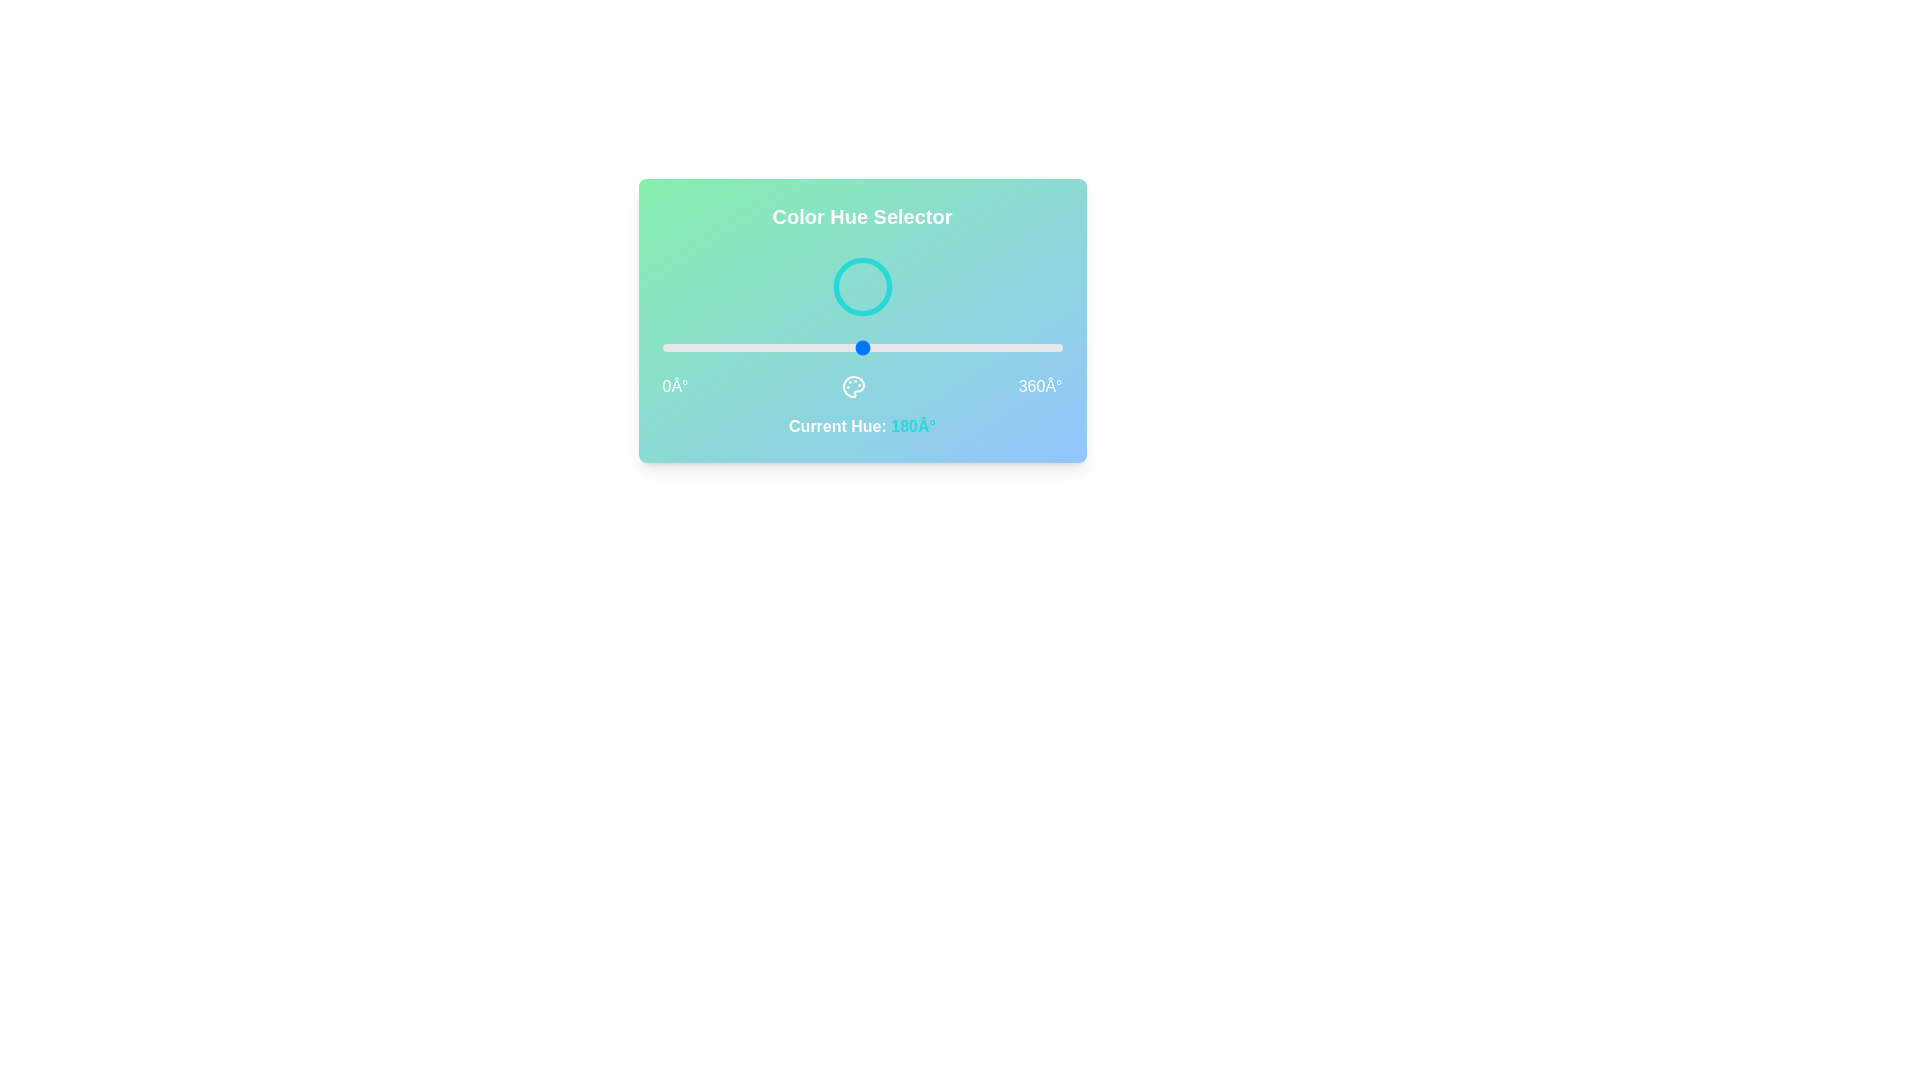 This screenshot has height=1080, width=1920. I want to click on the hue value to 257 by interacting with the slider, so click(947, 346).